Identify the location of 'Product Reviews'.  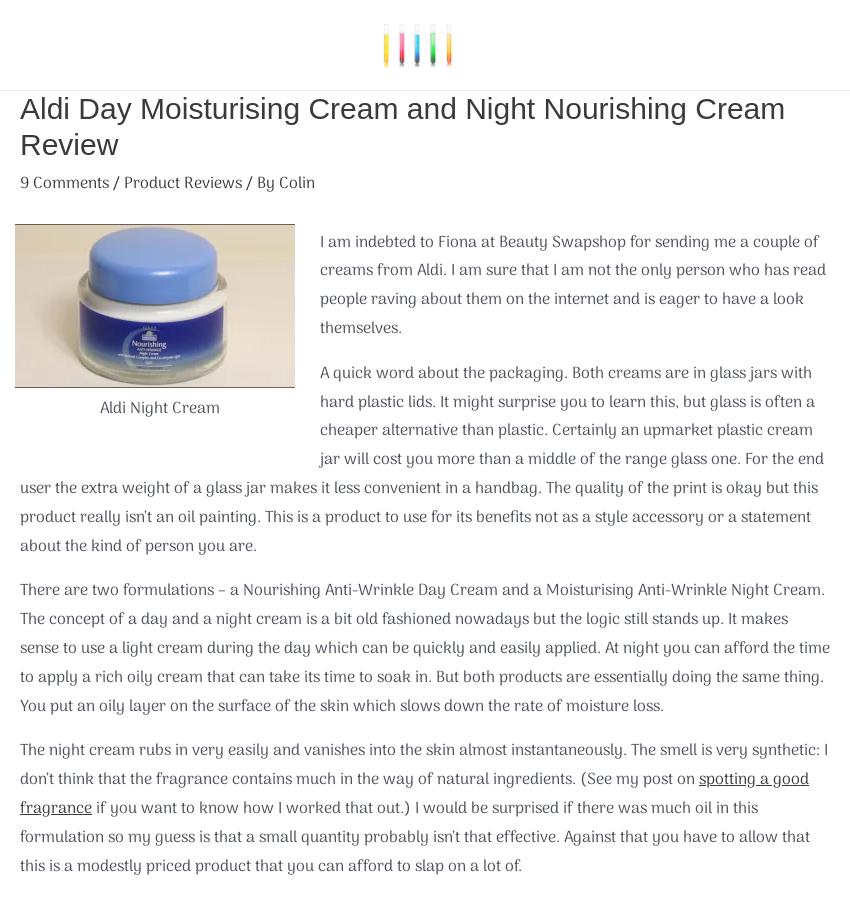
(182, 183).